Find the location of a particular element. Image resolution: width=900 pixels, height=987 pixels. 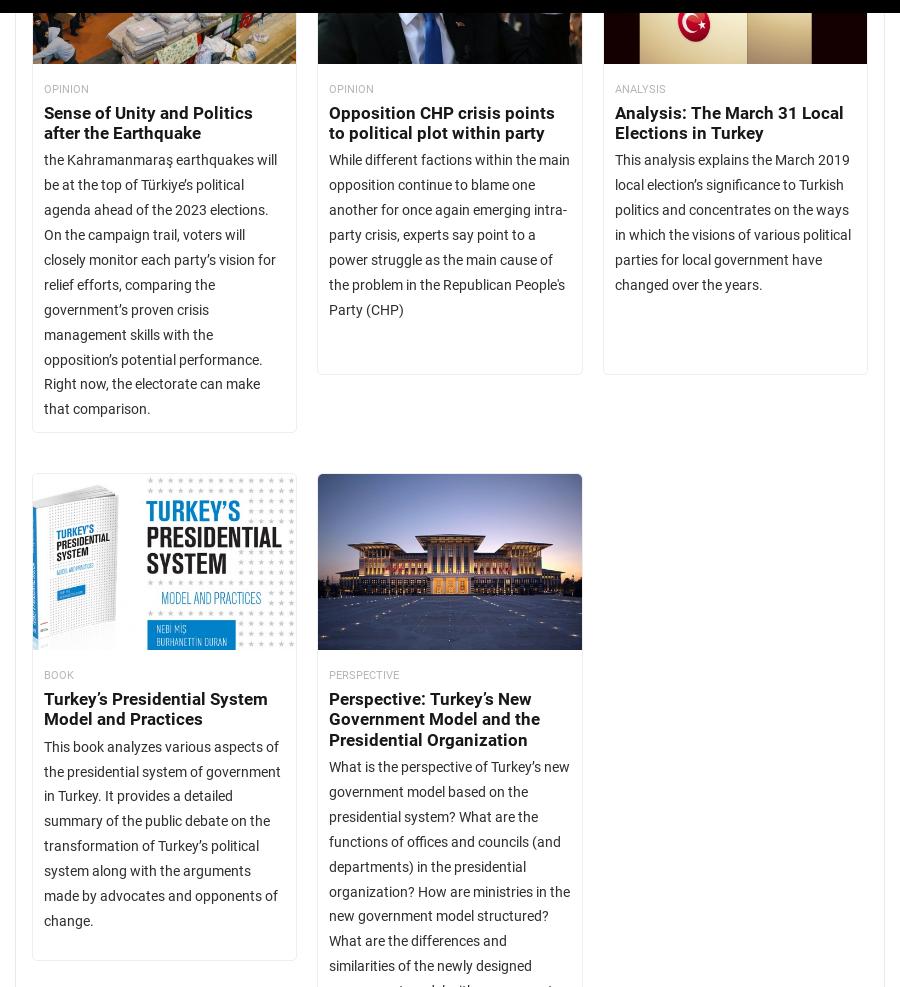

'While different factions within the main opposition continue to blame one another for once again emerging intra-party crisis, experts say point to a power struggle as the main cause of the problem in the Republican People's Party (CHP)' is located at coordinates (328, 234).